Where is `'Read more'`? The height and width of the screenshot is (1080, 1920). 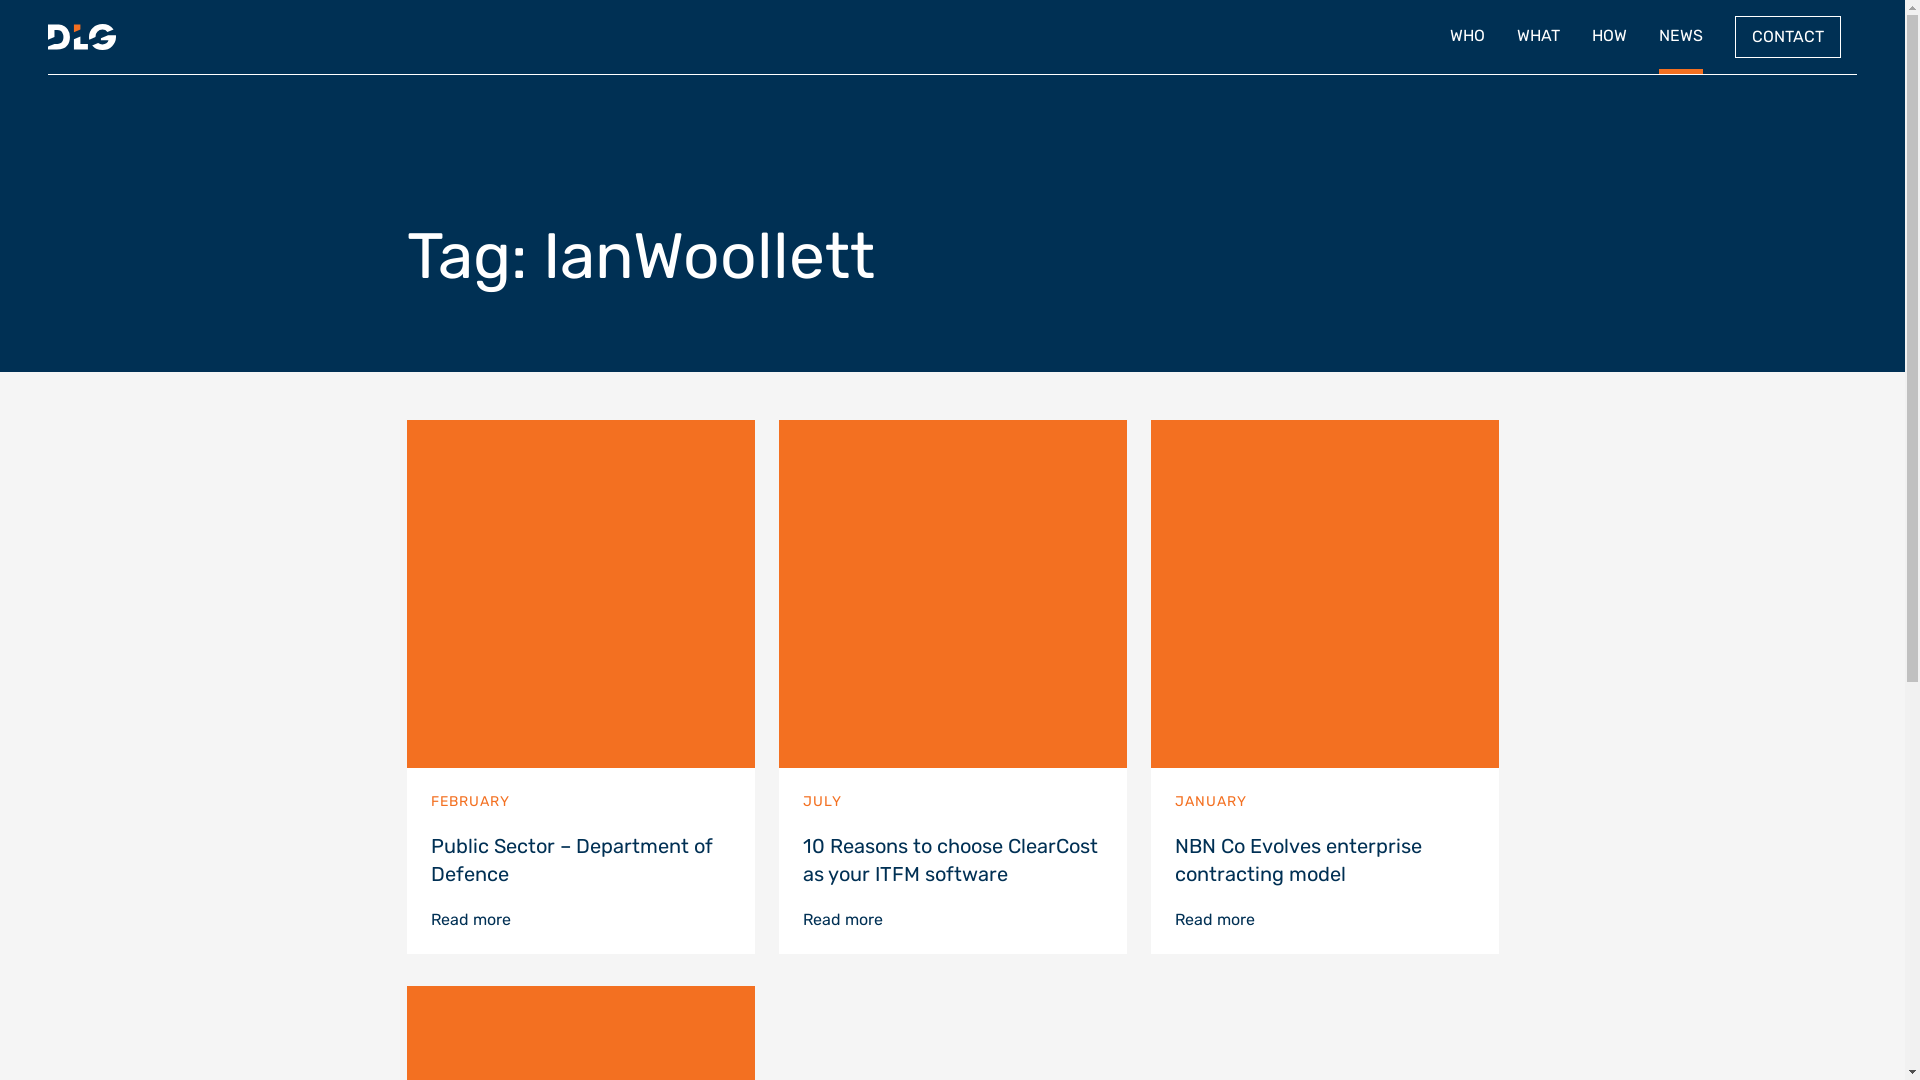 'Read more' is located at coordinates (469, 919).